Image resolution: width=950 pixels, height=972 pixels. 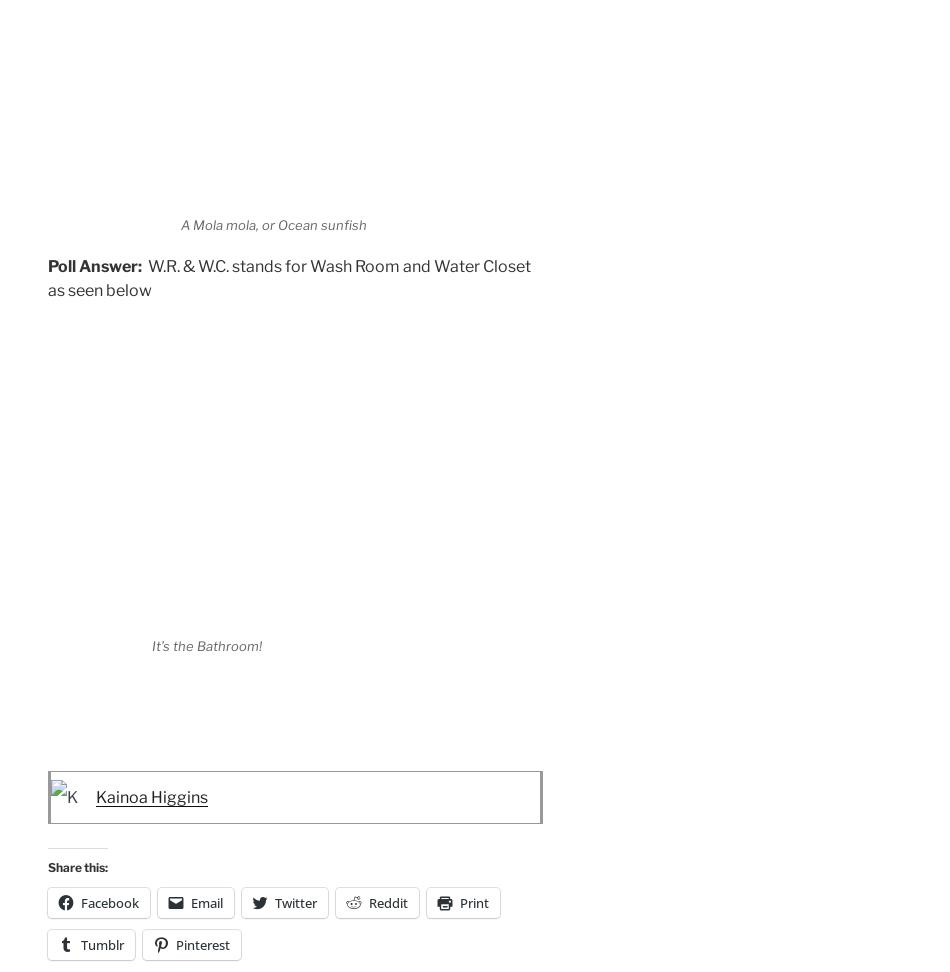 I want to click on 'Facebook', so click(x=110, y=902).